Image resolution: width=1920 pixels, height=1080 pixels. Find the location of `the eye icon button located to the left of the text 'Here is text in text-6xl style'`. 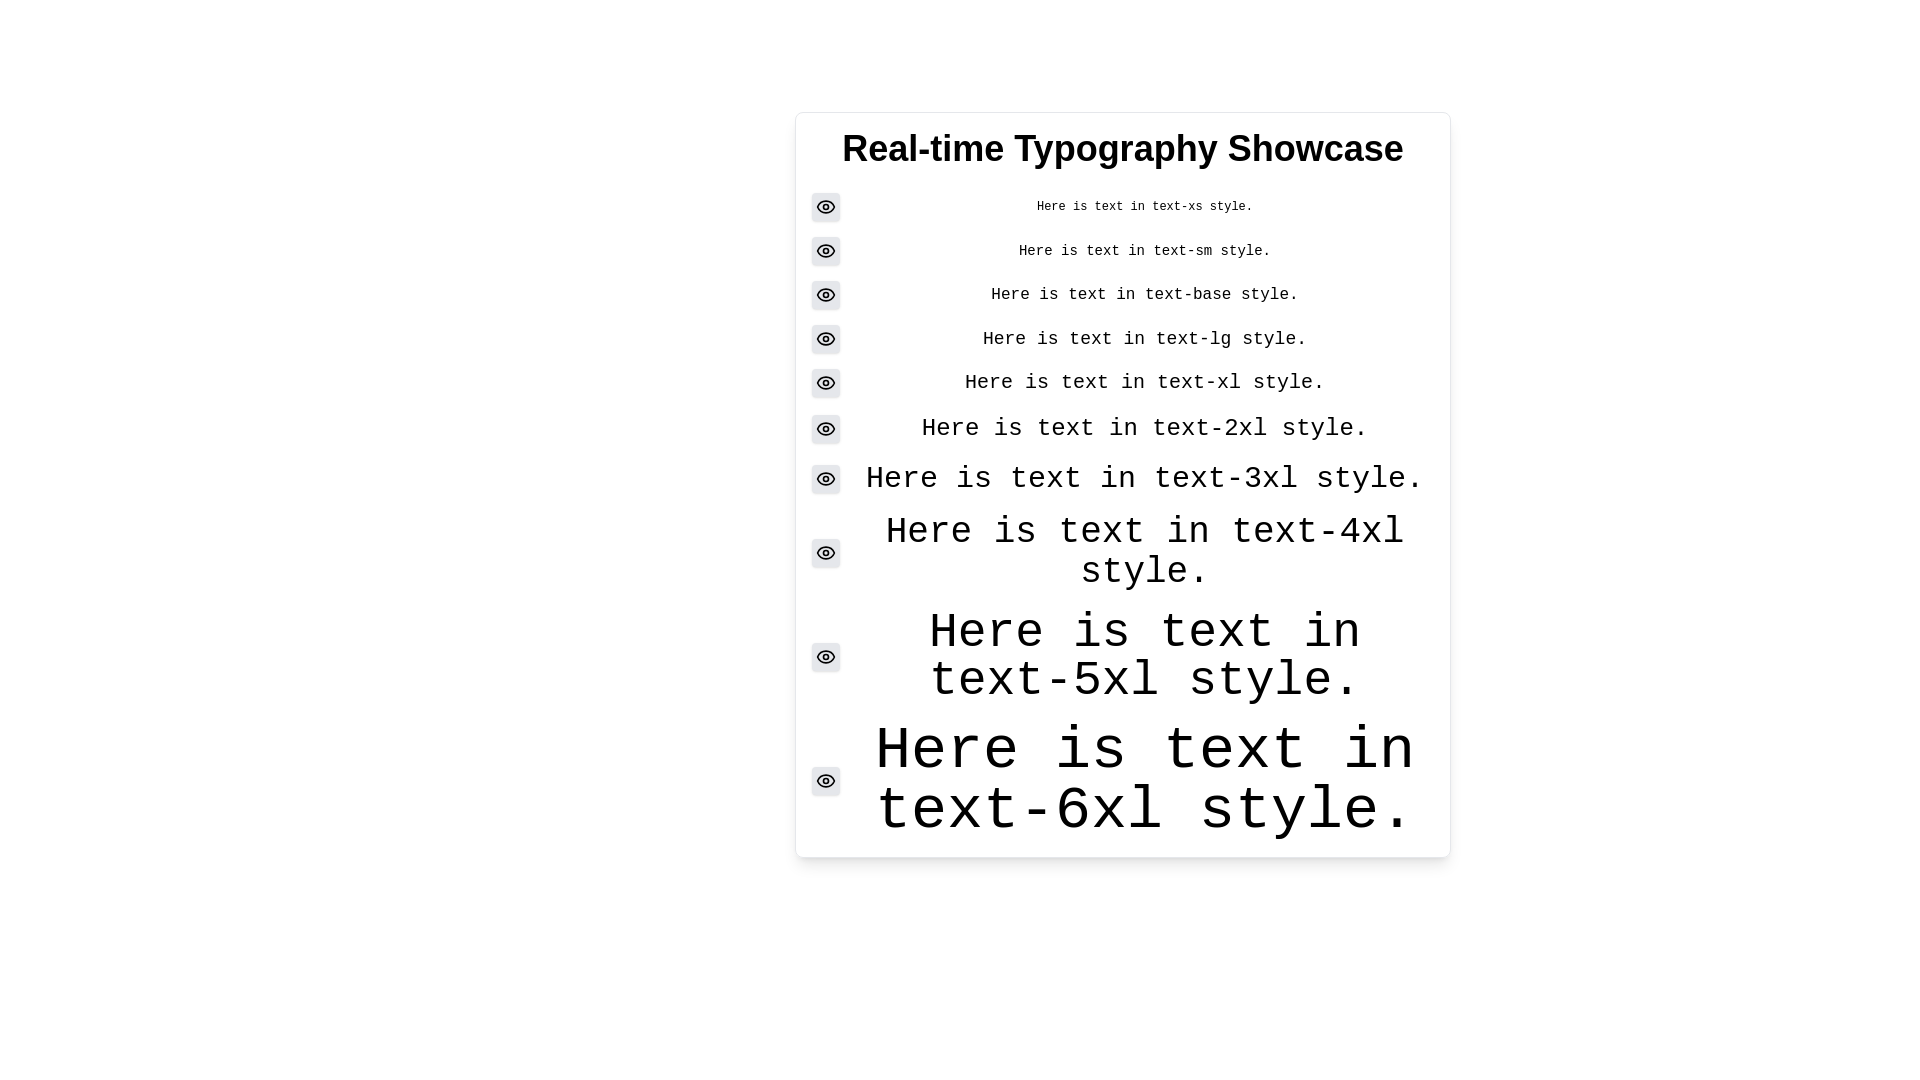

the eye icon button located to the left of the text 'Here is text in text-6xl style' is located at coordinates (825, 779).